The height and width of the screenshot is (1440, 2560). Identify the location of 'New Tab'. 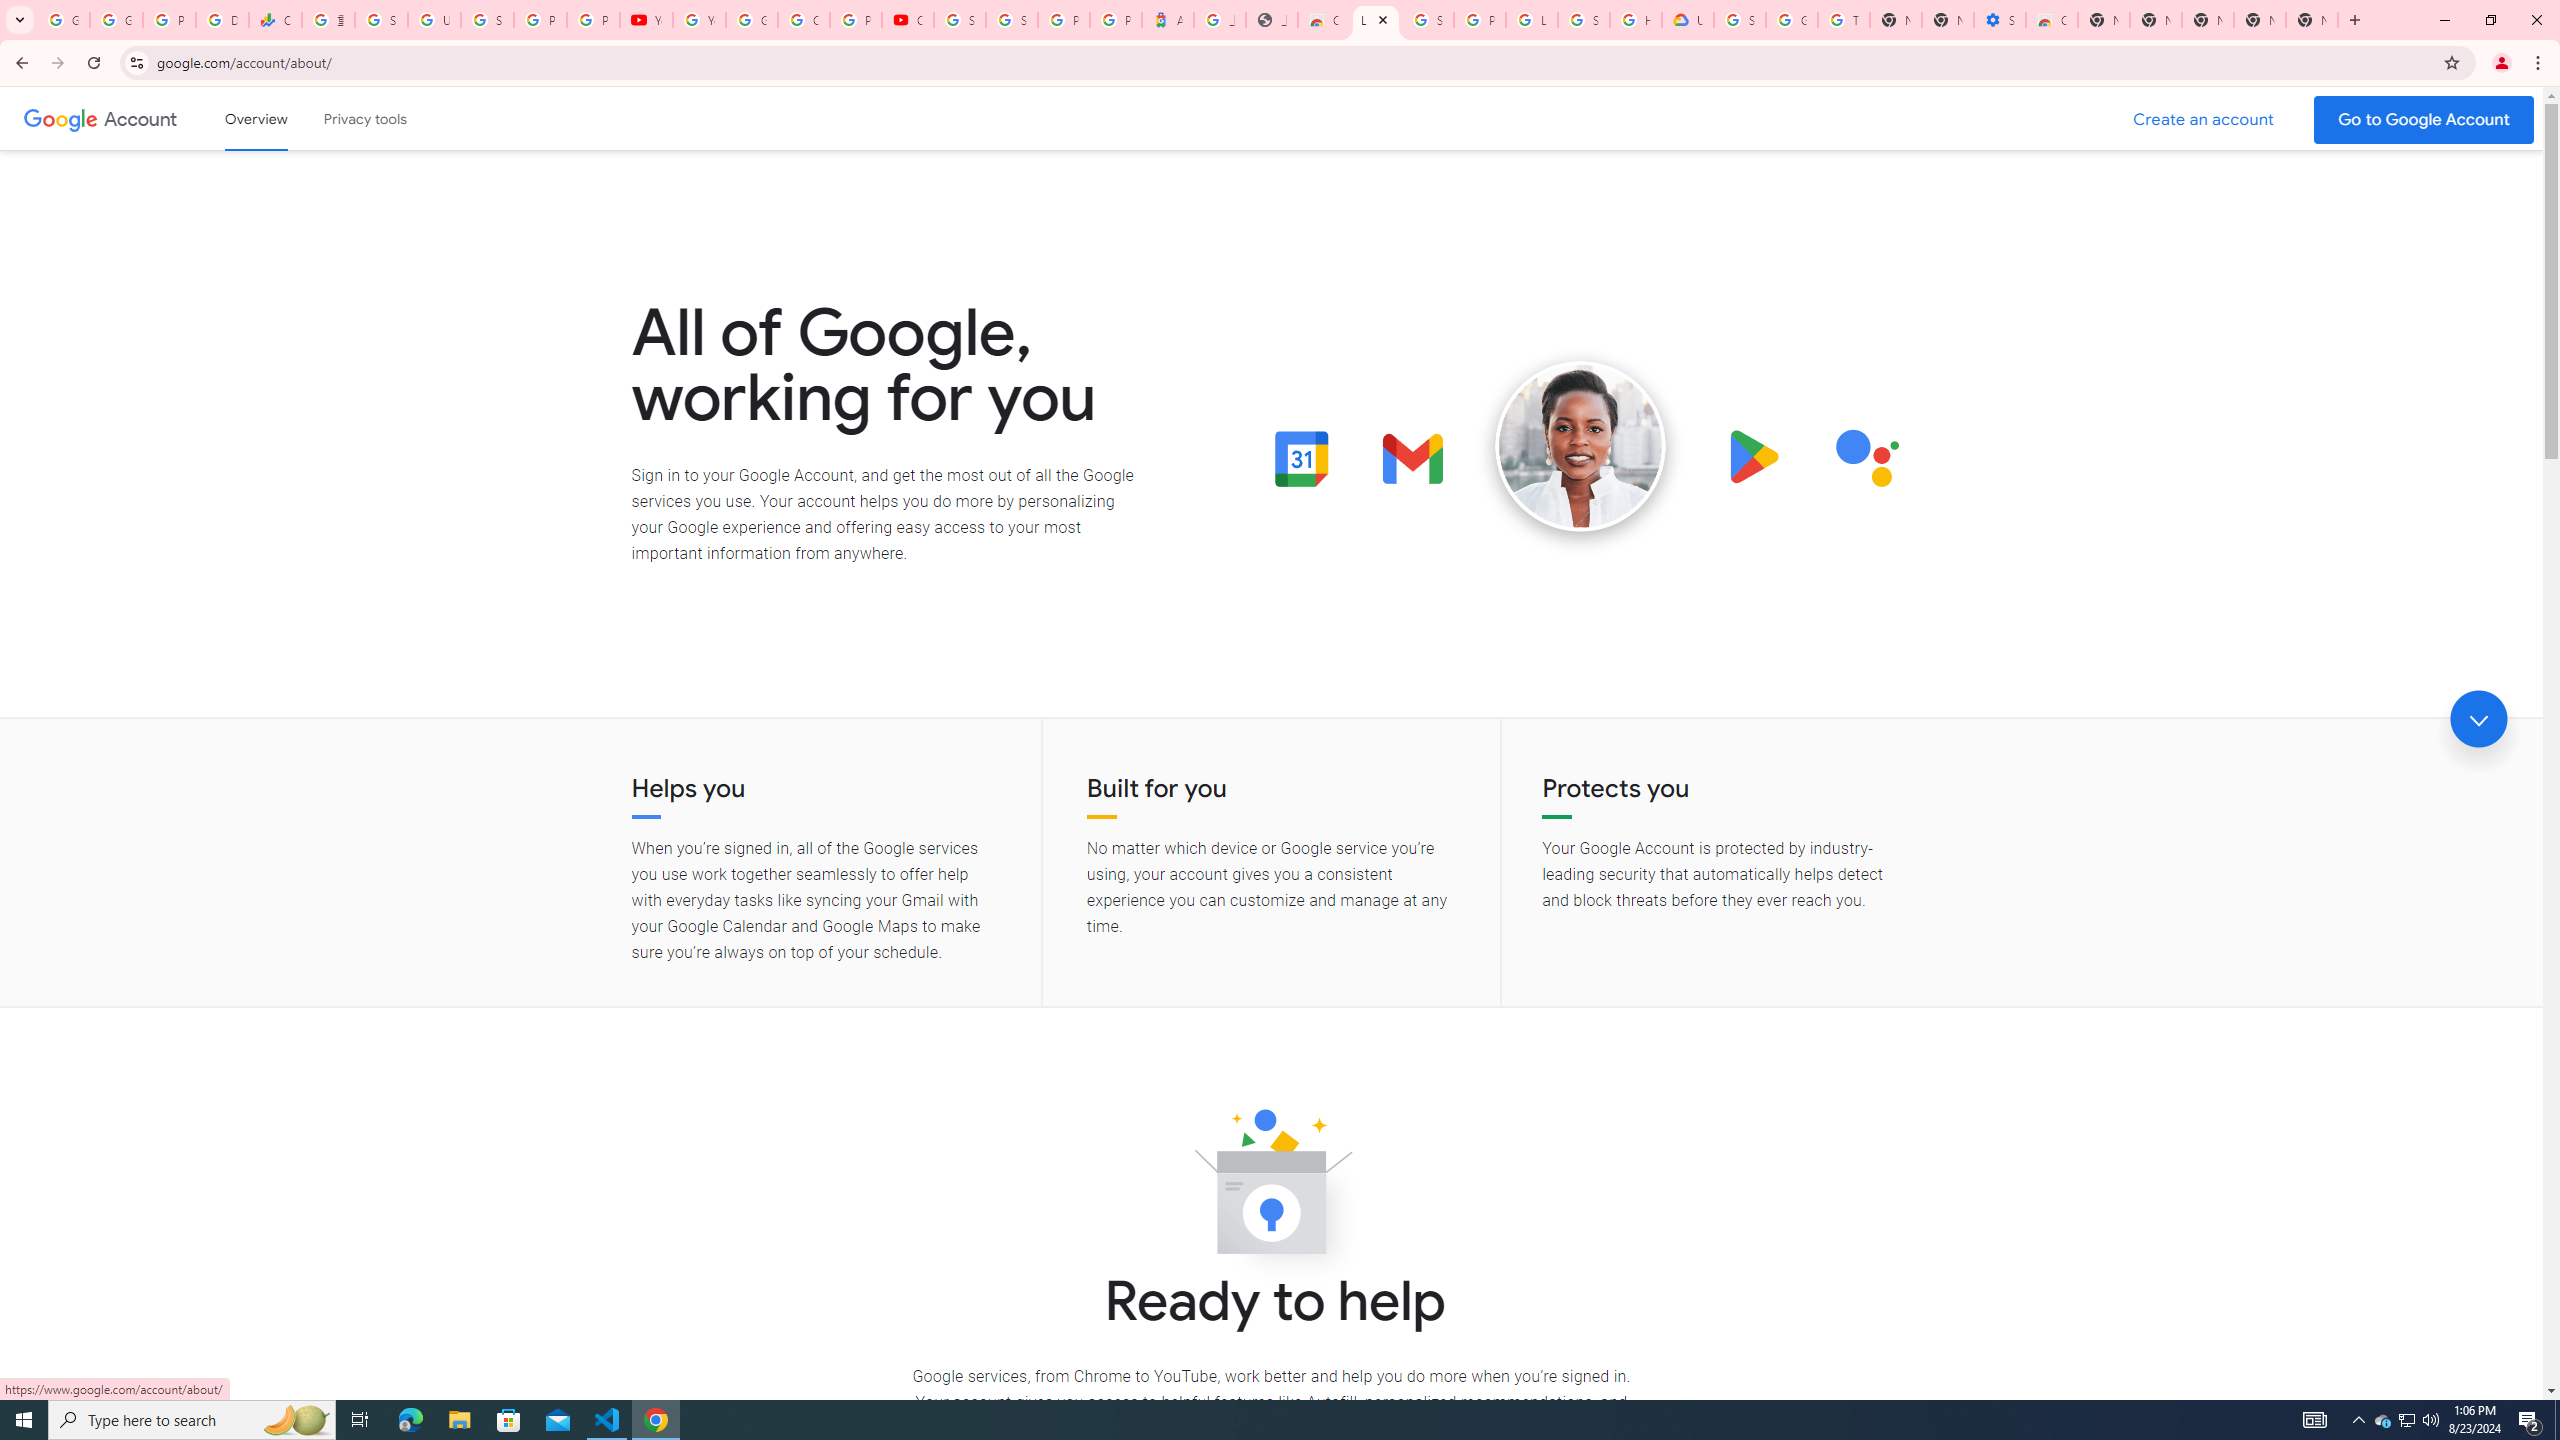
(2352, 19).